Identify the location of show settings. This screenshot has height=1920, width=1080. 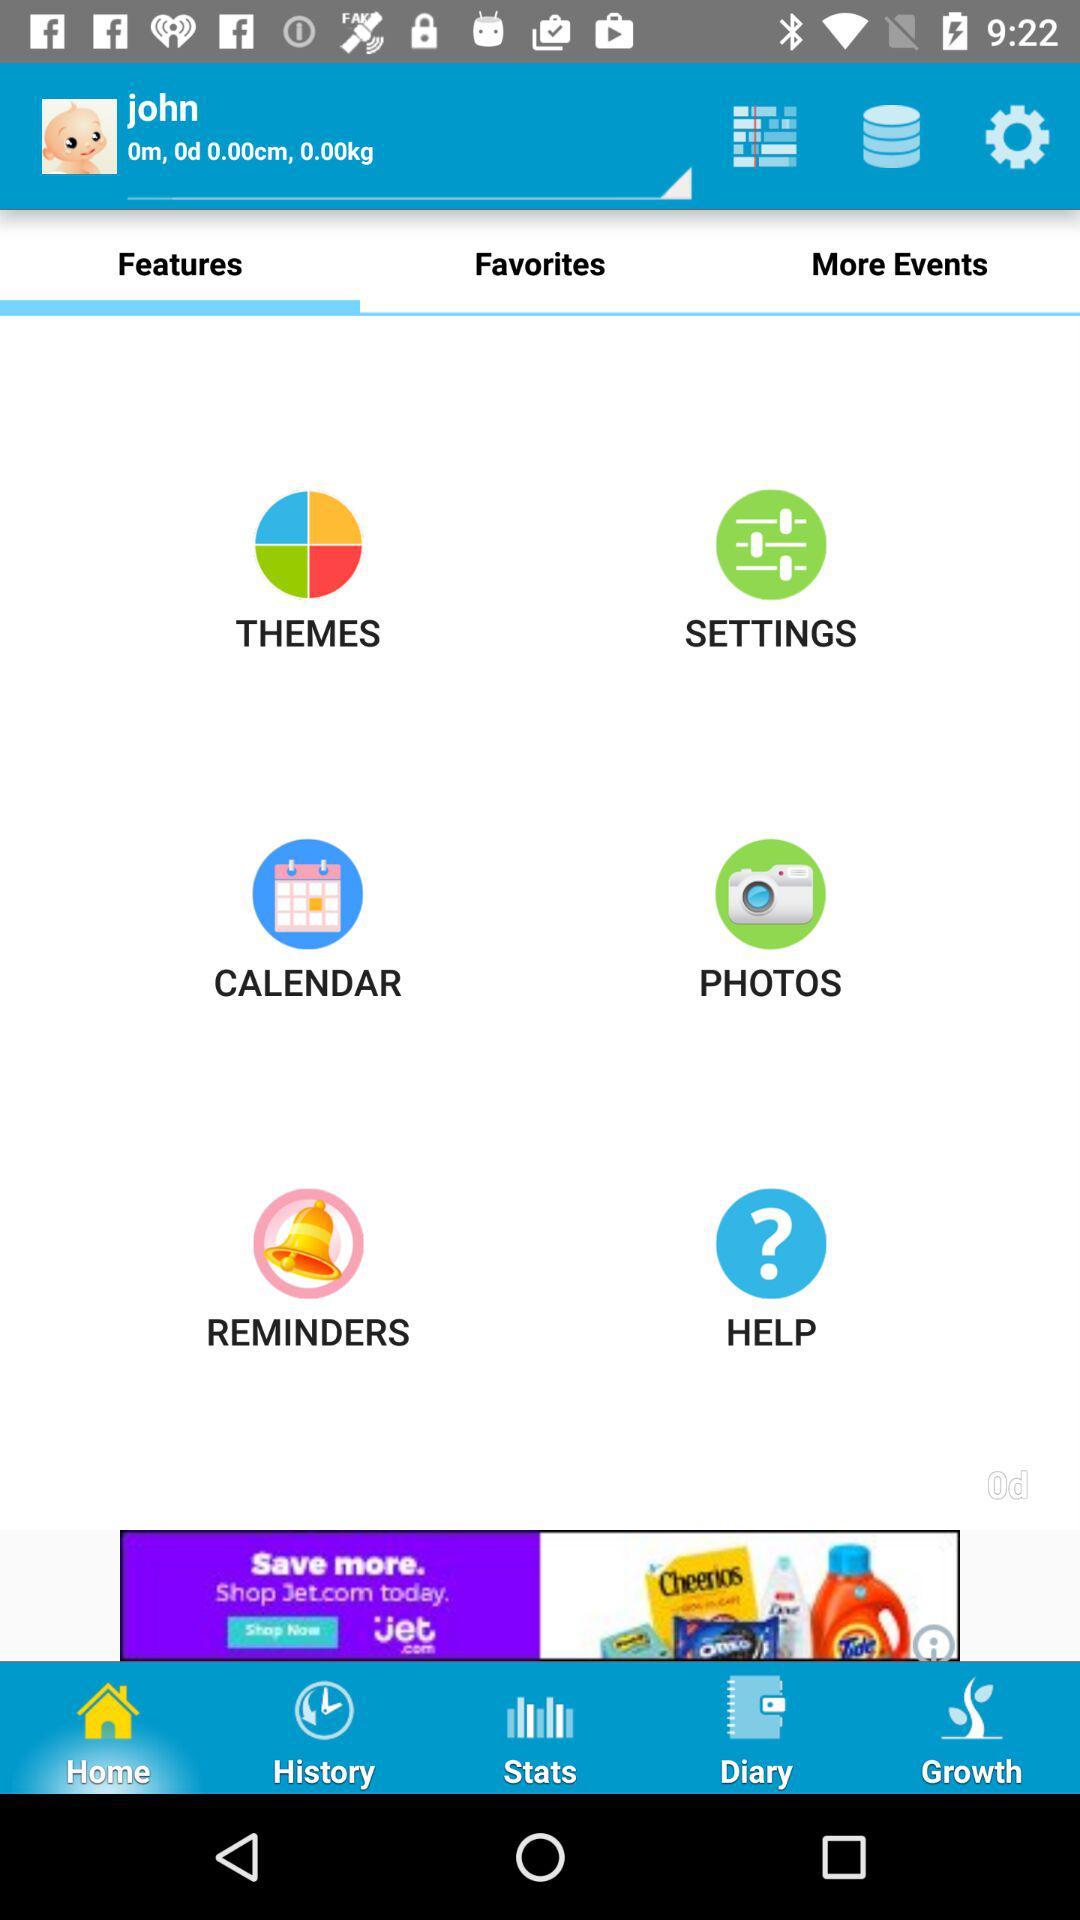
(1017, 135).